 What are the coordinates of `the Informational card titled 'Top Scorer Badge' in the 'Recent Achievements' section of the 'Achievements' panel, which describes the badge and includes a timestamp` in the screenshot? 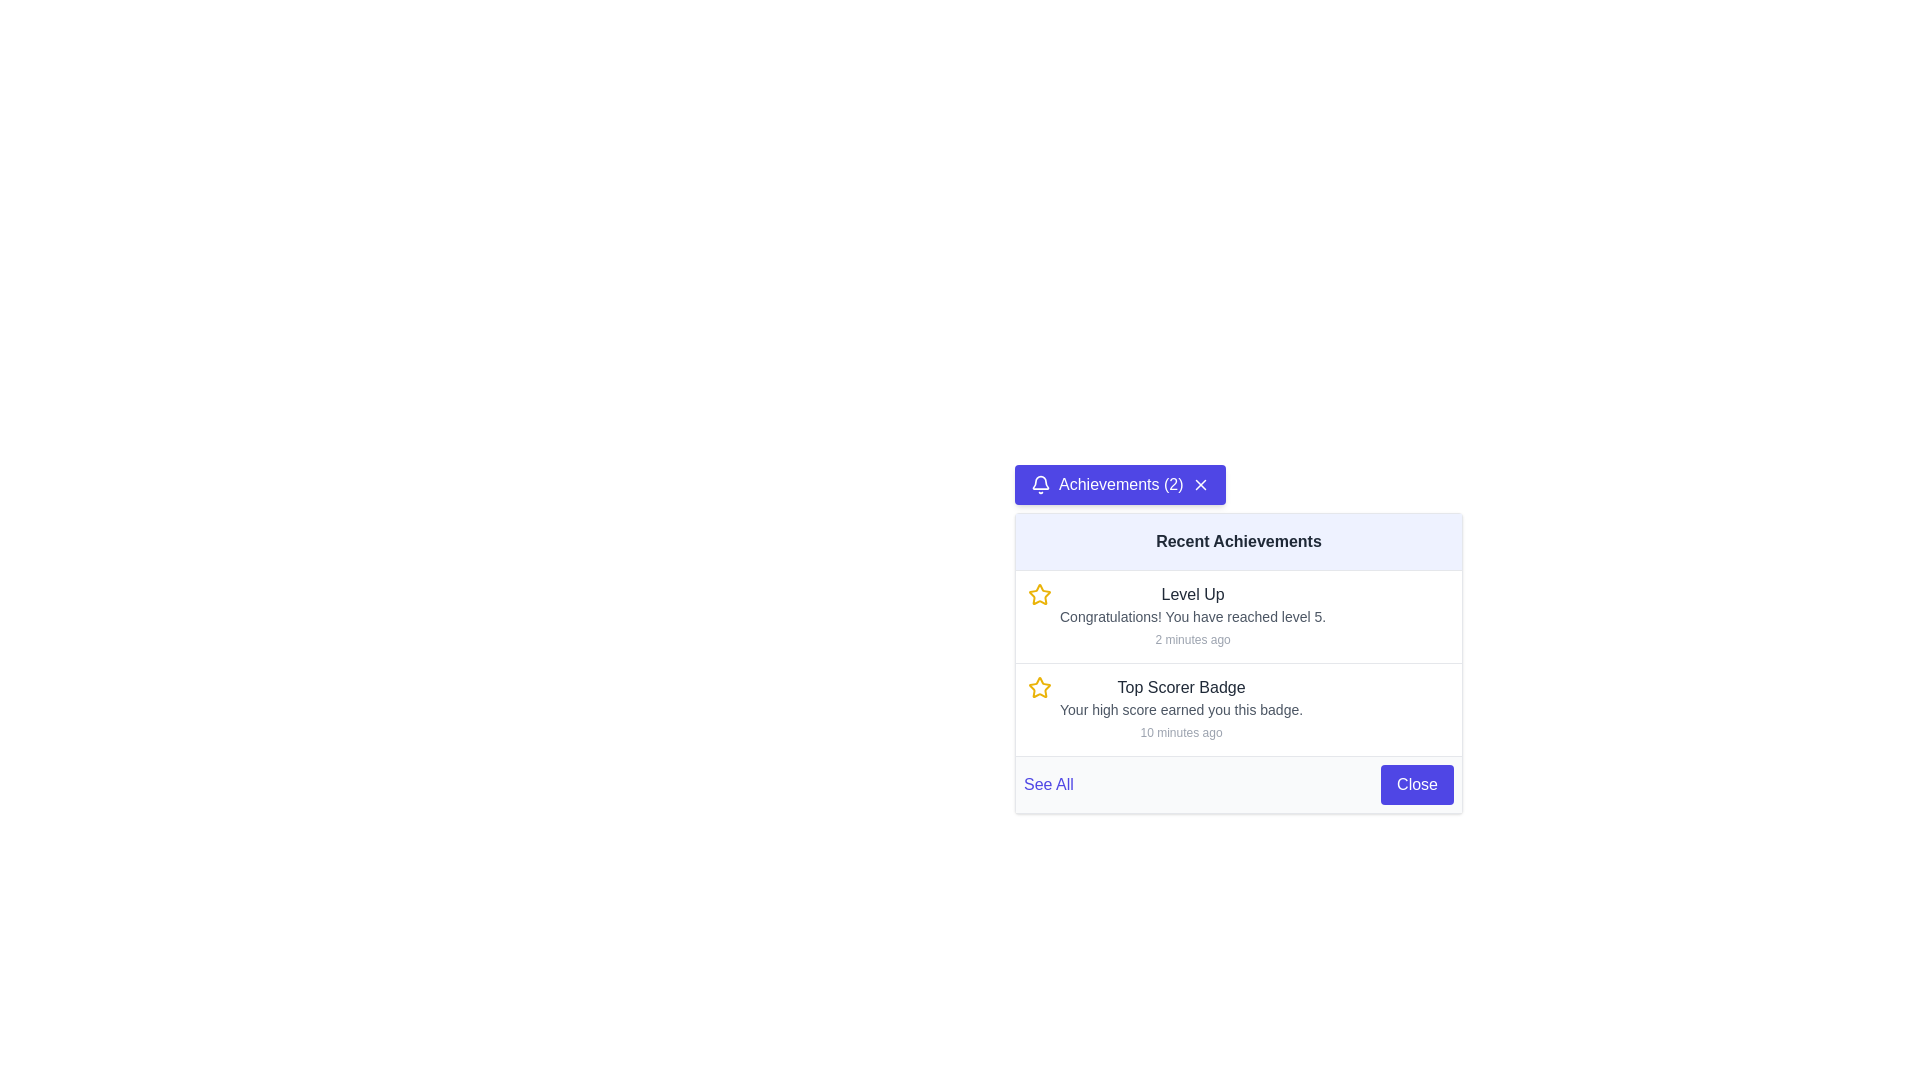 It's located at (1181, 708).